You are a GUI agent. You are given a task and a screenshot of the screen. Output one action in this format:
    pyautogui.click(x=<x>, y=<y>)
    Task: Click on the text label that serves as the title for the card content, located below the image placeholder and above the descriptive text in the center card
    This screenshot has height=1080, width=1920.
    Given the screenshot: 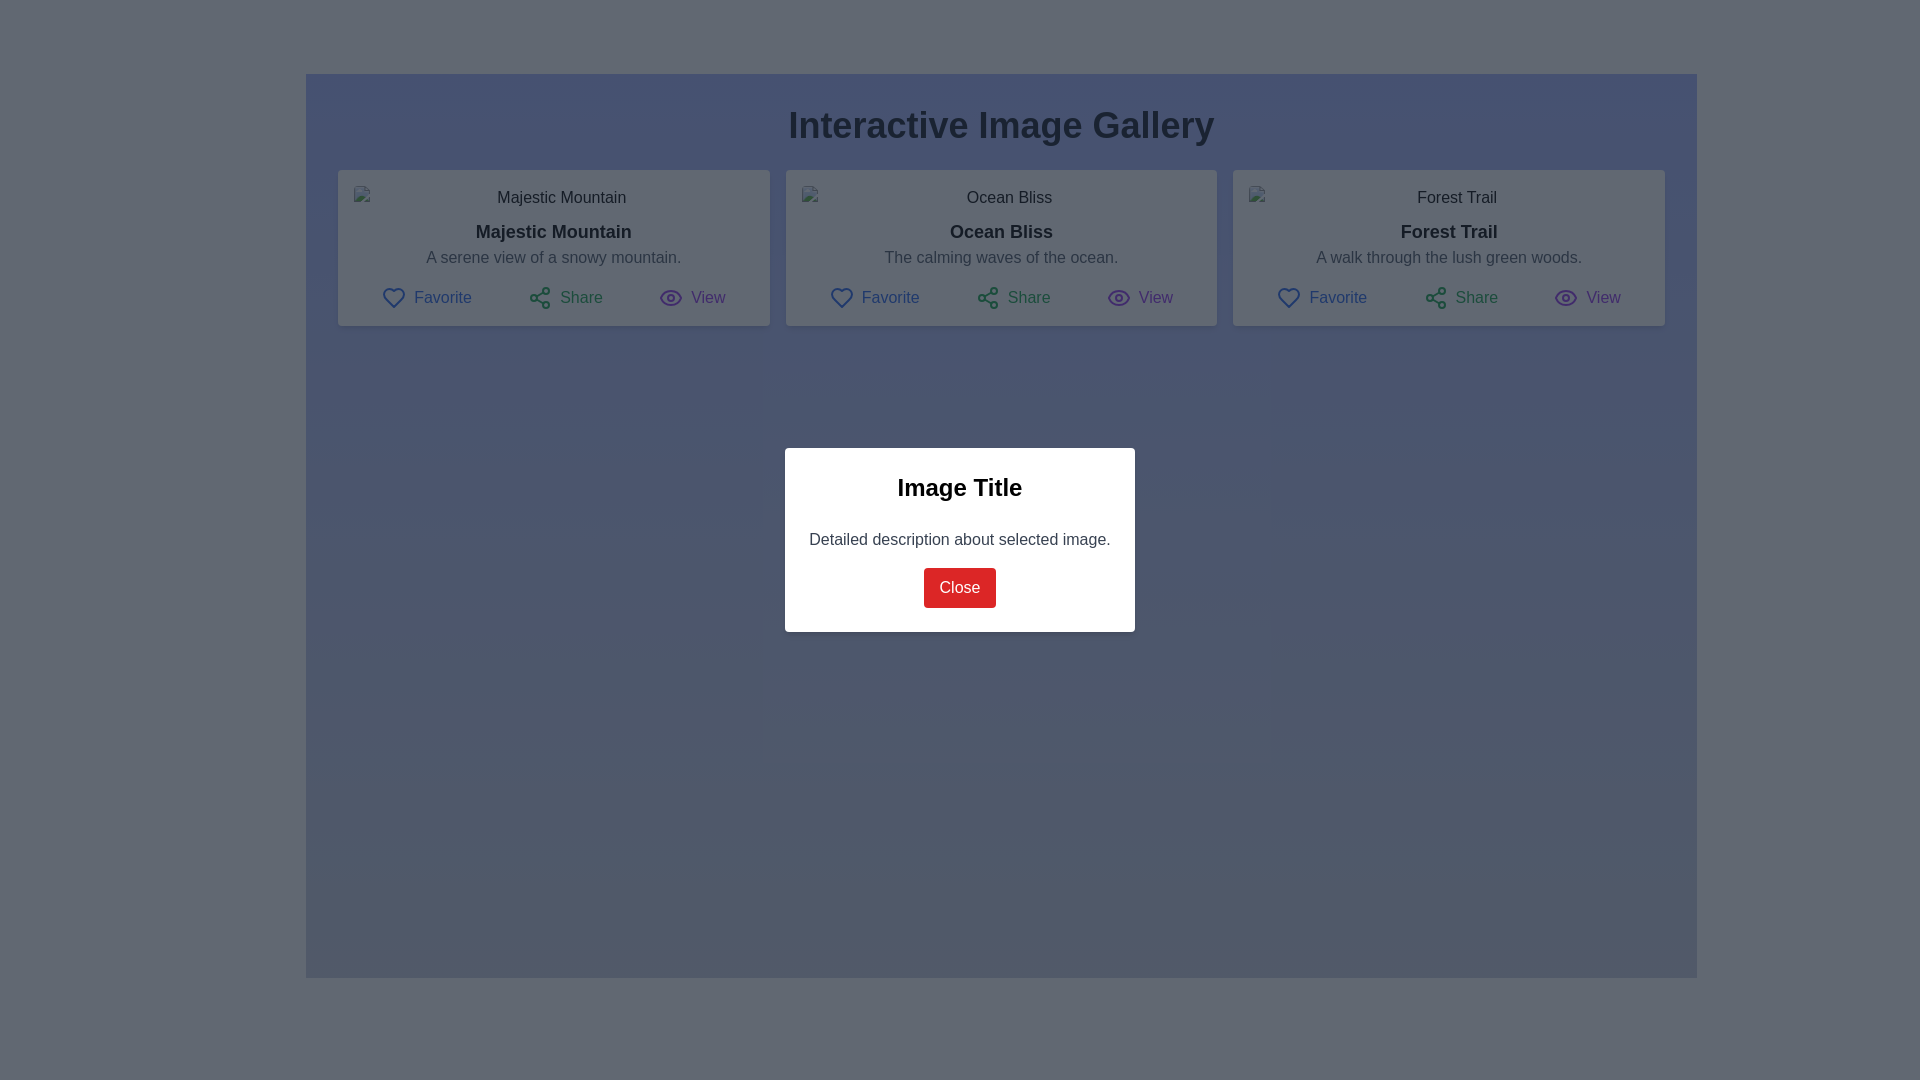 What is the action you would take?
    pyautogui.click(x=553, y=230)
    